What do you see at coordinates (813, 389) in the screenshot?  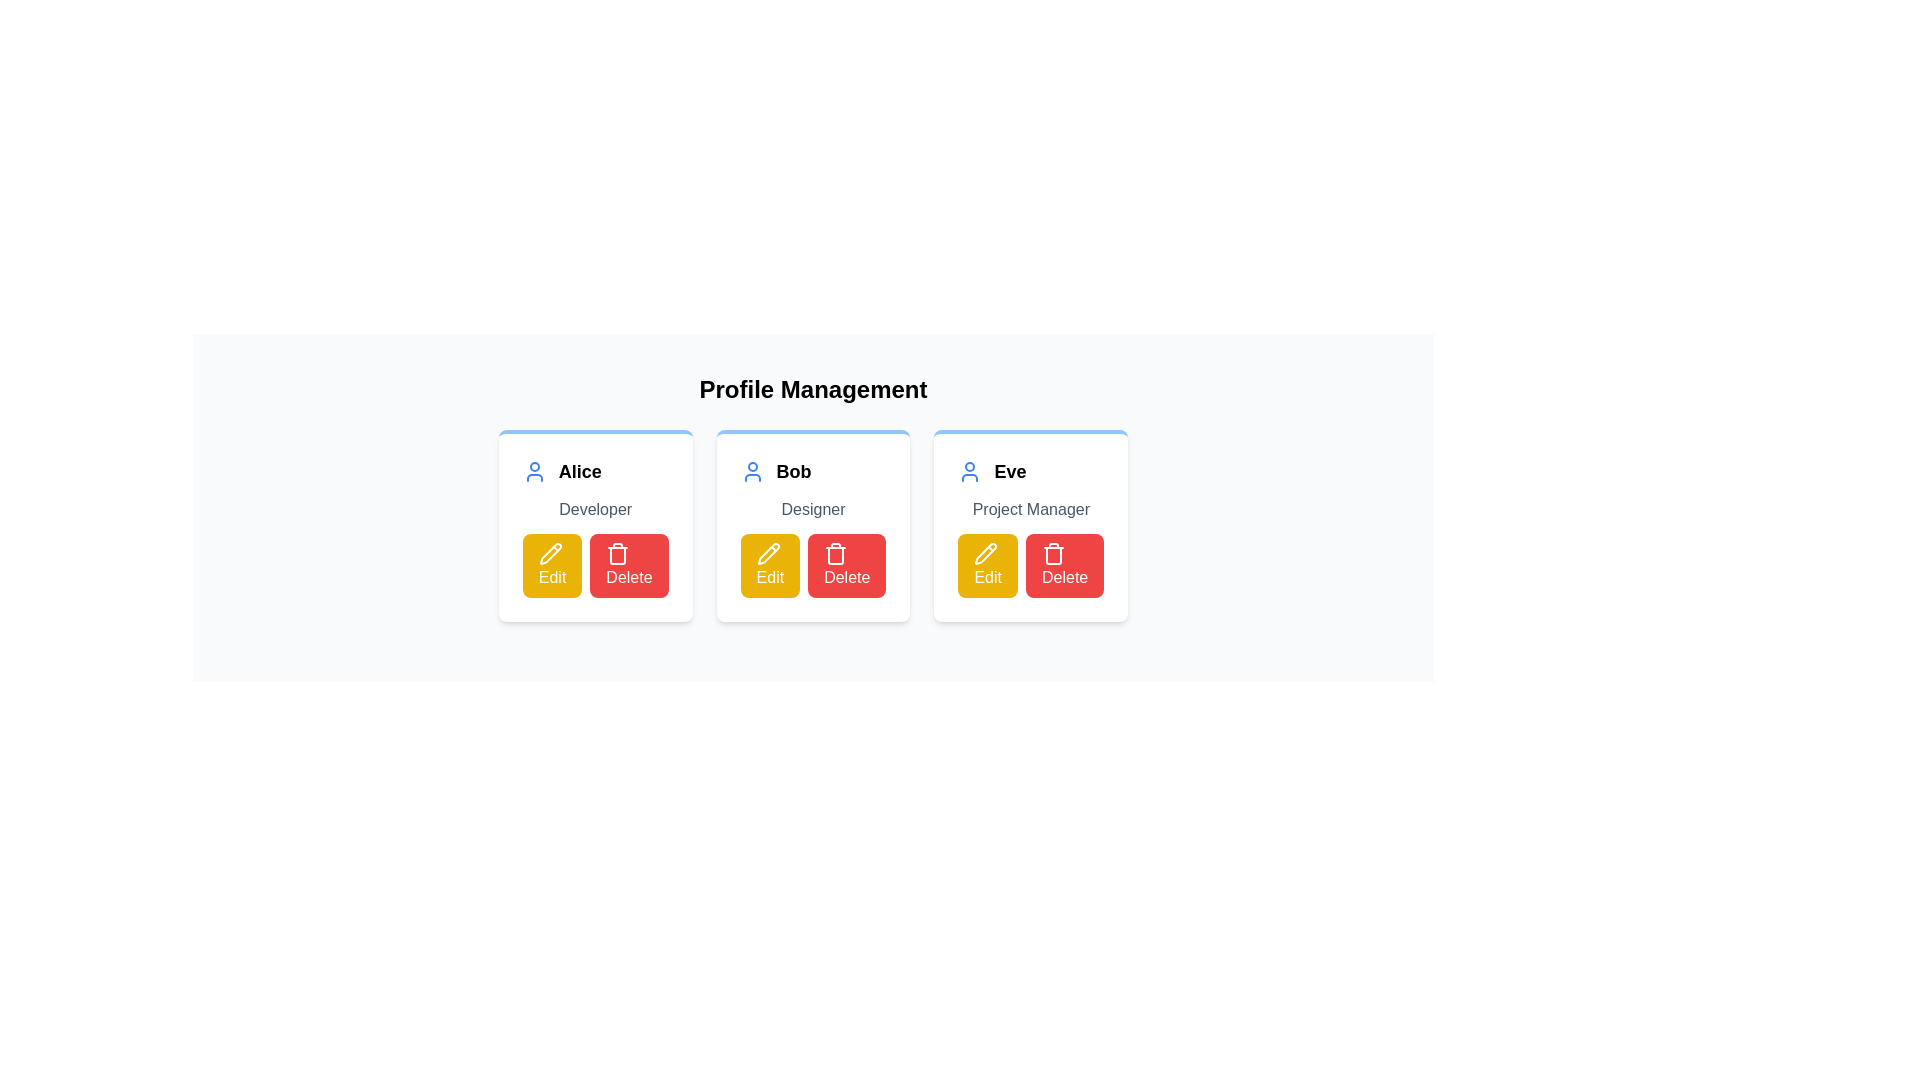 I see `Headline text located at the top of the profile management section, which is centrally aligned above the user profiles grid` at bounding box center [813, 389].